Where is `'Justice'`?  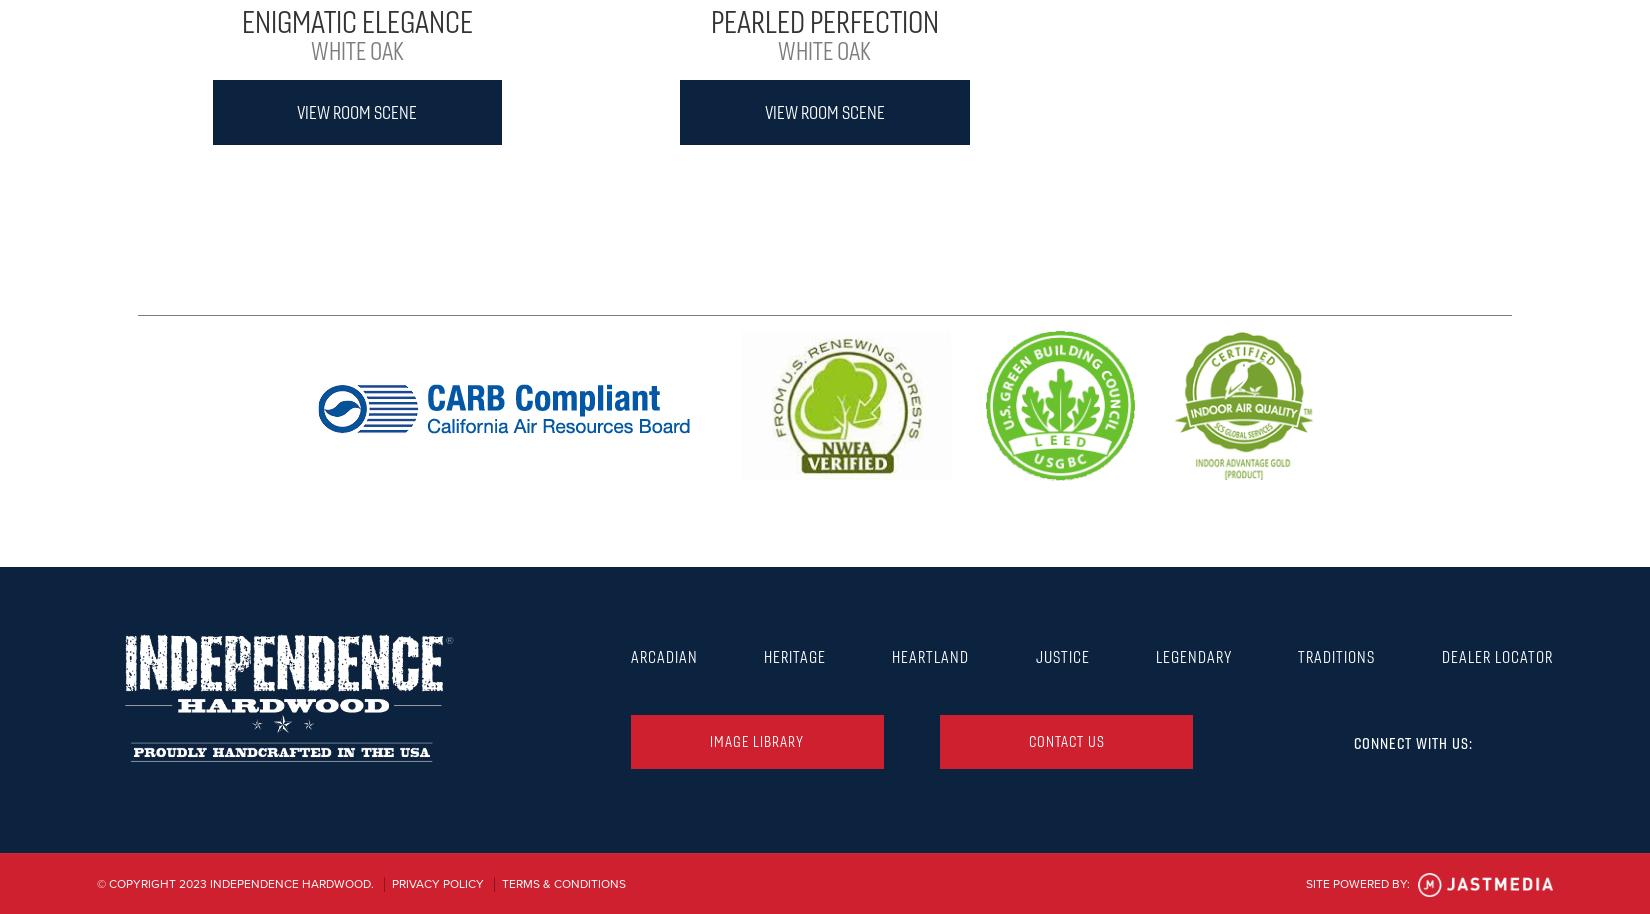
'Justice' is located at coordinates (1061, 655).